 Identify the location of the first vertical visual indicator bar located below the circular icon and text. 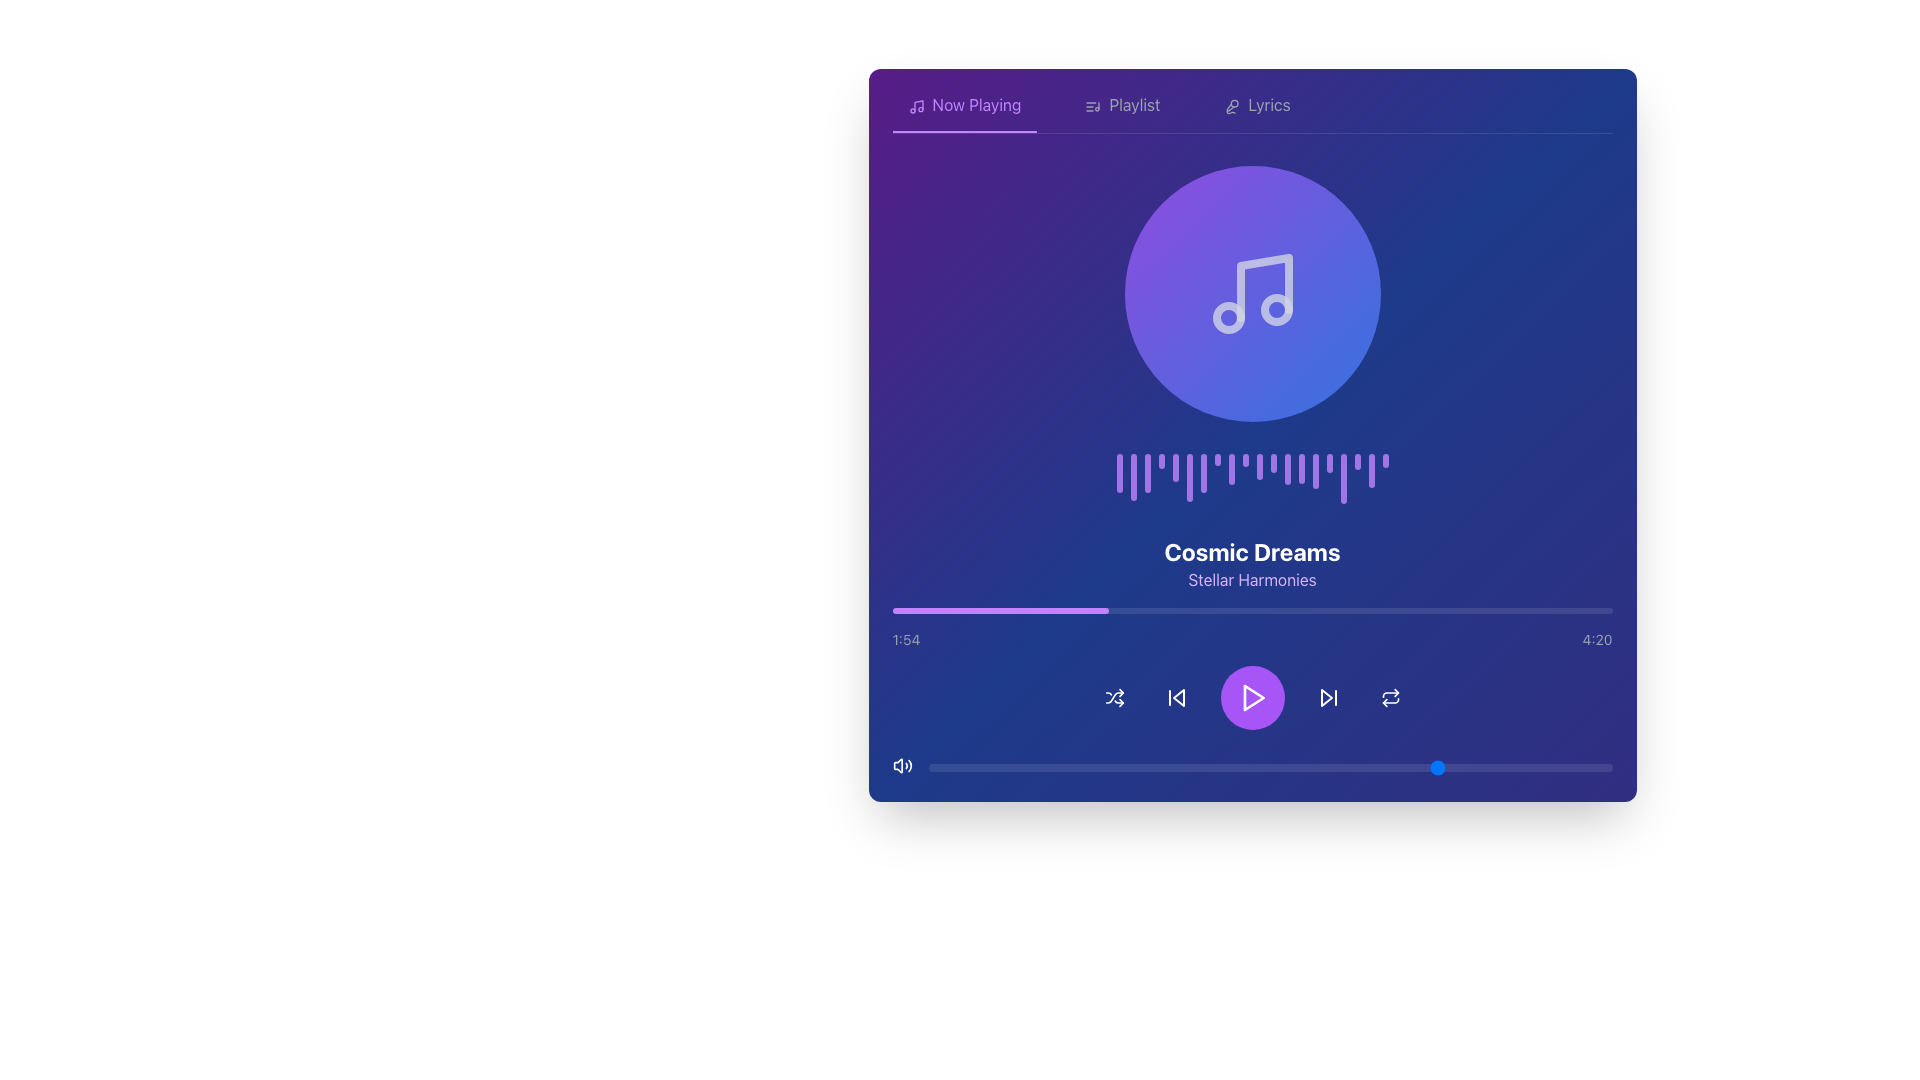
(1118, 473).